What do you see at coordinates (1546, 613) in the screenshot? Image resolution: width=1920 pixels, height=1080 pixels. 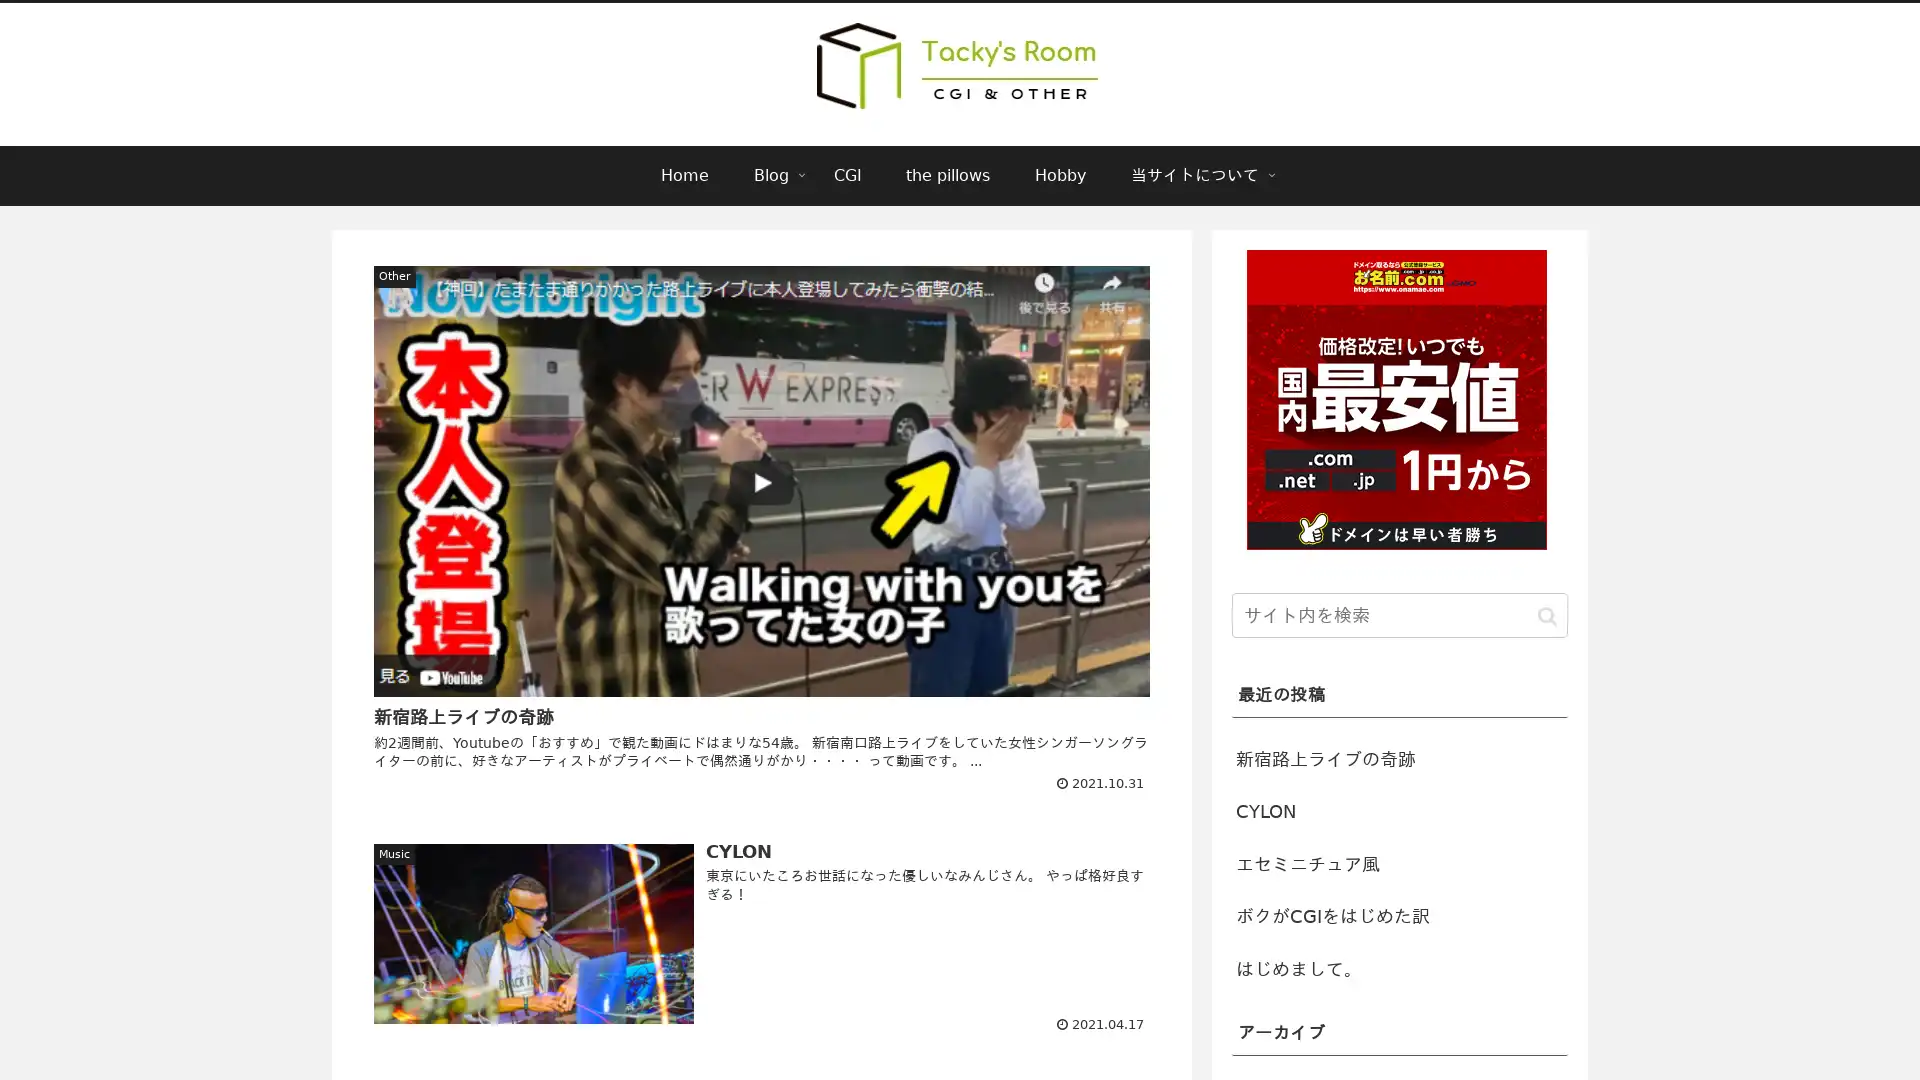 I see `button` at bounding box center [1546, 613].